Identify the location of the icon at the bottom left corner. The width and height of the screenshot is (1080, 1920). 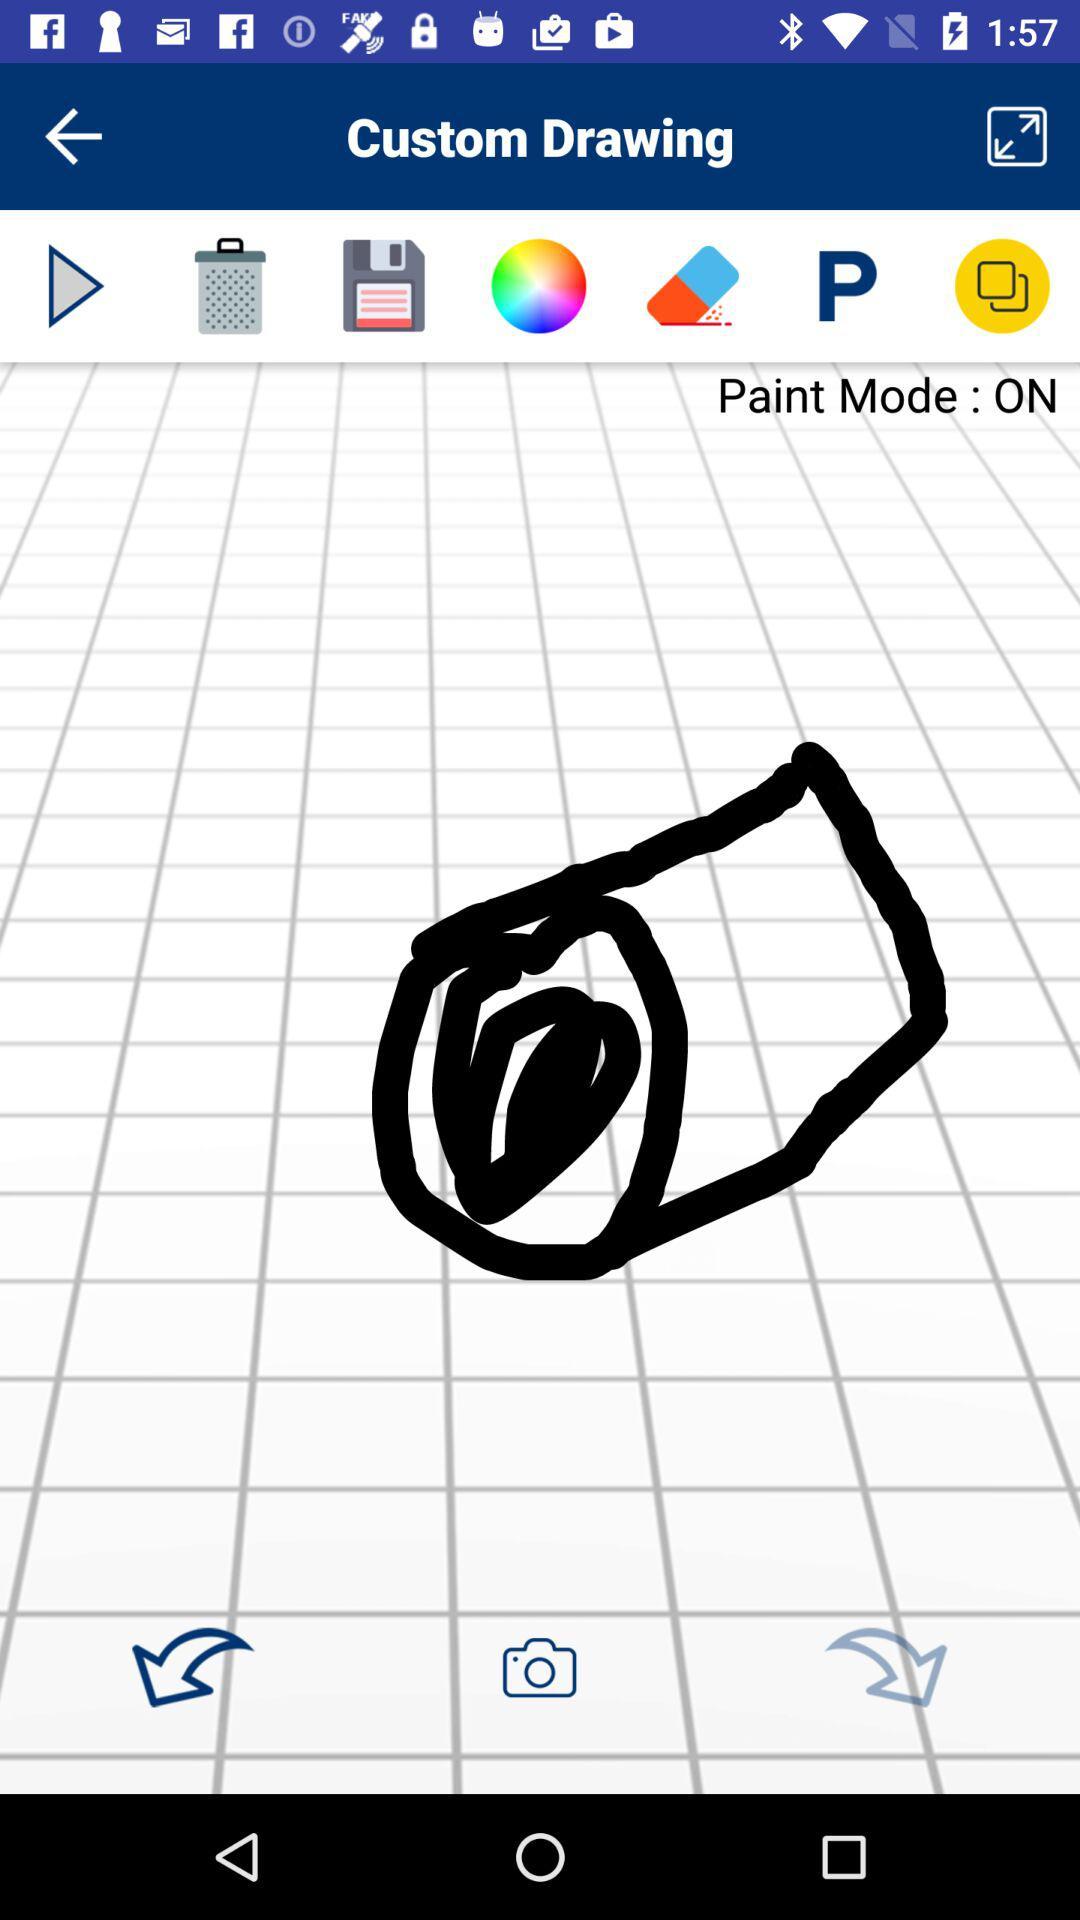
(193, 1668).